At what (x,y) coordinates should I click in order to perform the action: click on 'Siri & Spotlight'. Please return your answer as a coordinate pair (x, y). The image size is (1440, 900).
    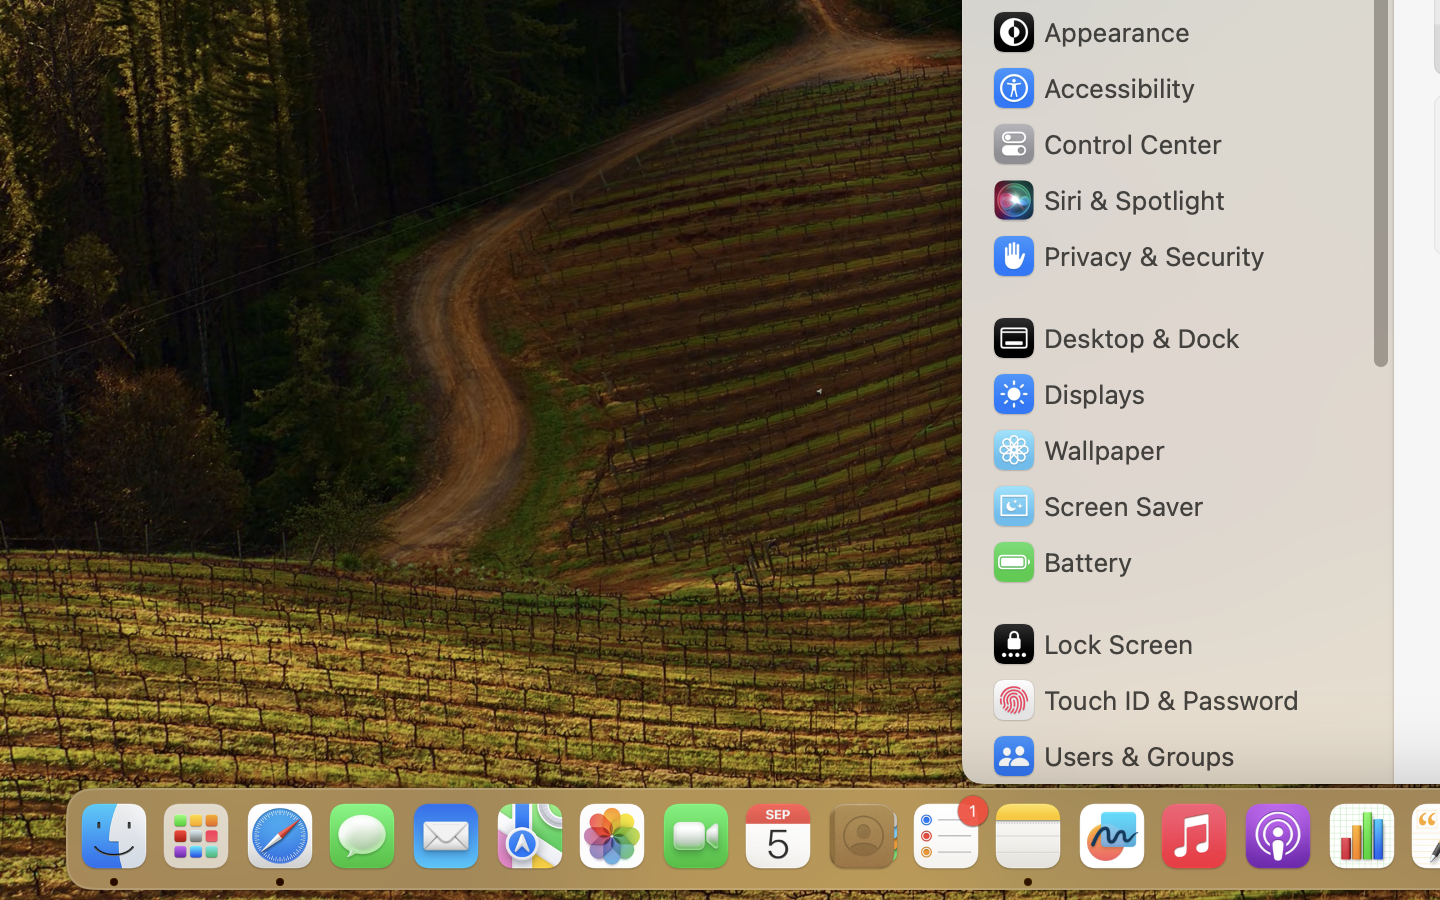
    Looking at the image, I should click on (1106, 199).